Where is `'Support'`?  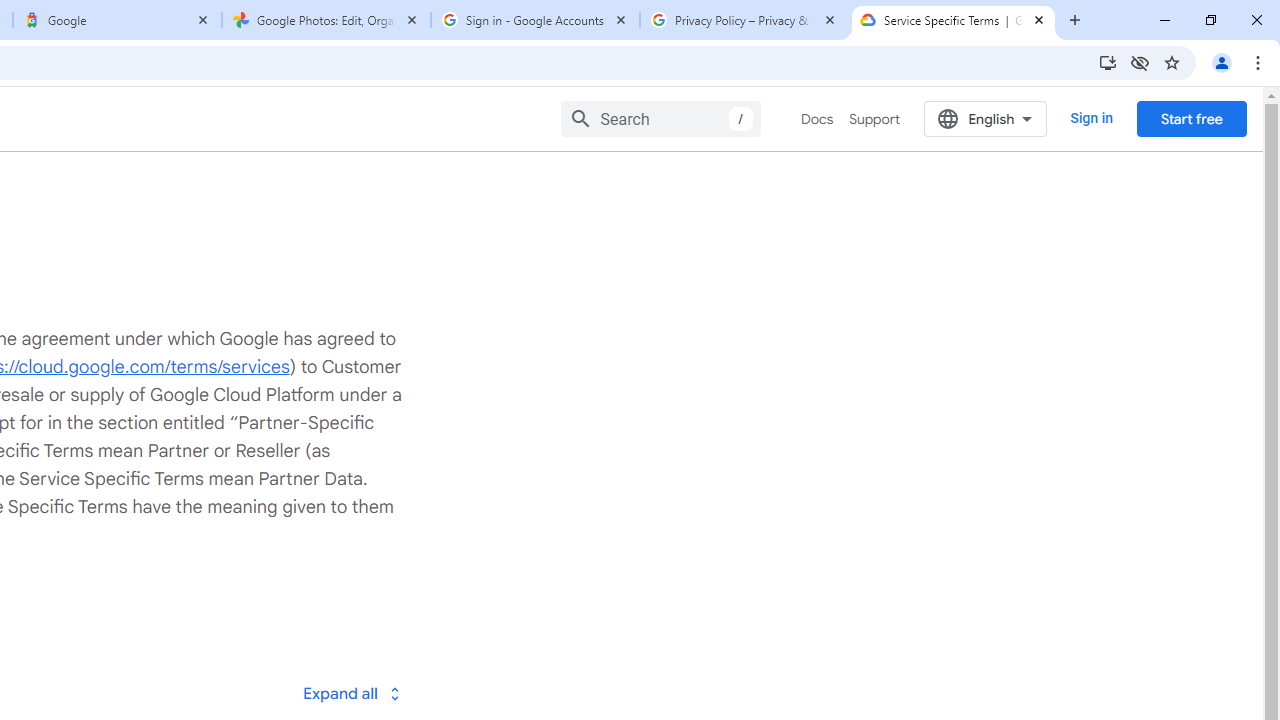
'Support' is located at coordinates (874, 119).